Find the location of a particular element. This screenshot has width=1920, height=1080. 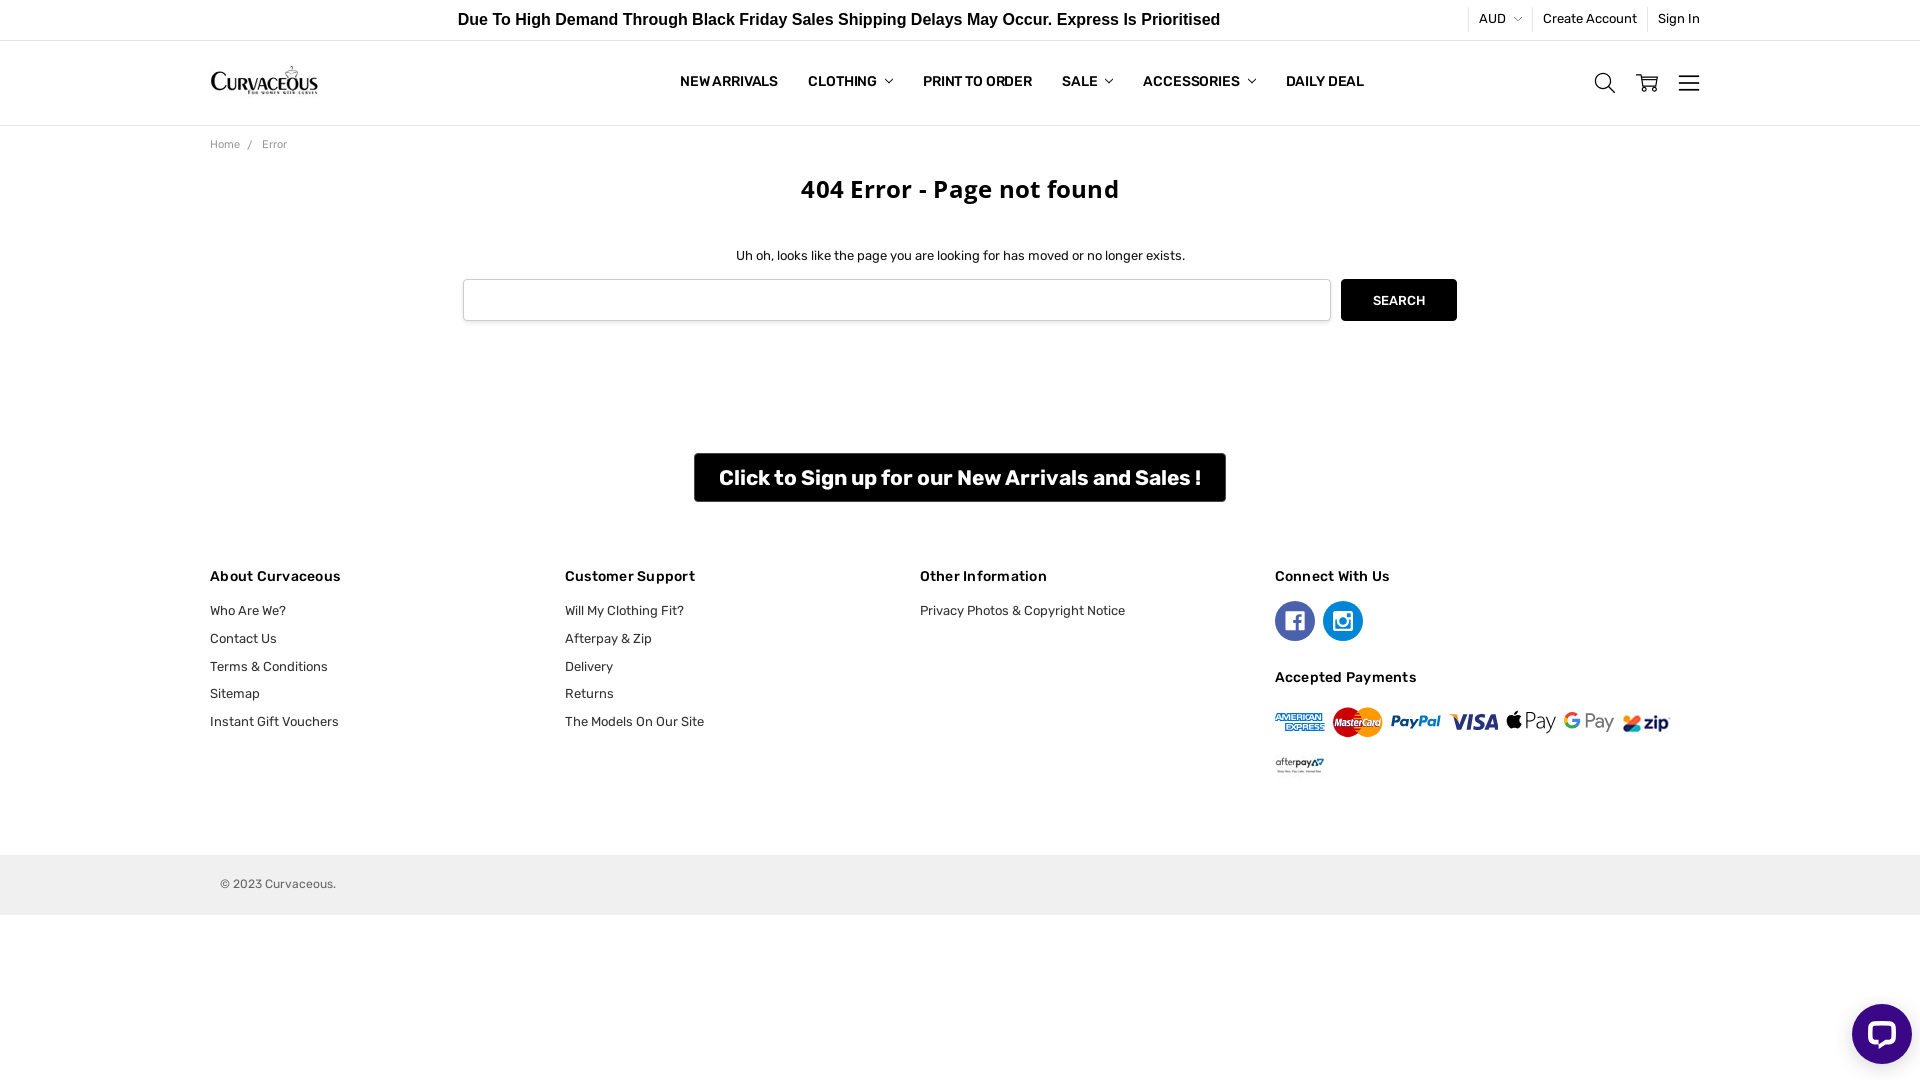

'Click to Sign up for our New Arrivals and Sales !' is located at coordinates (960, 478).